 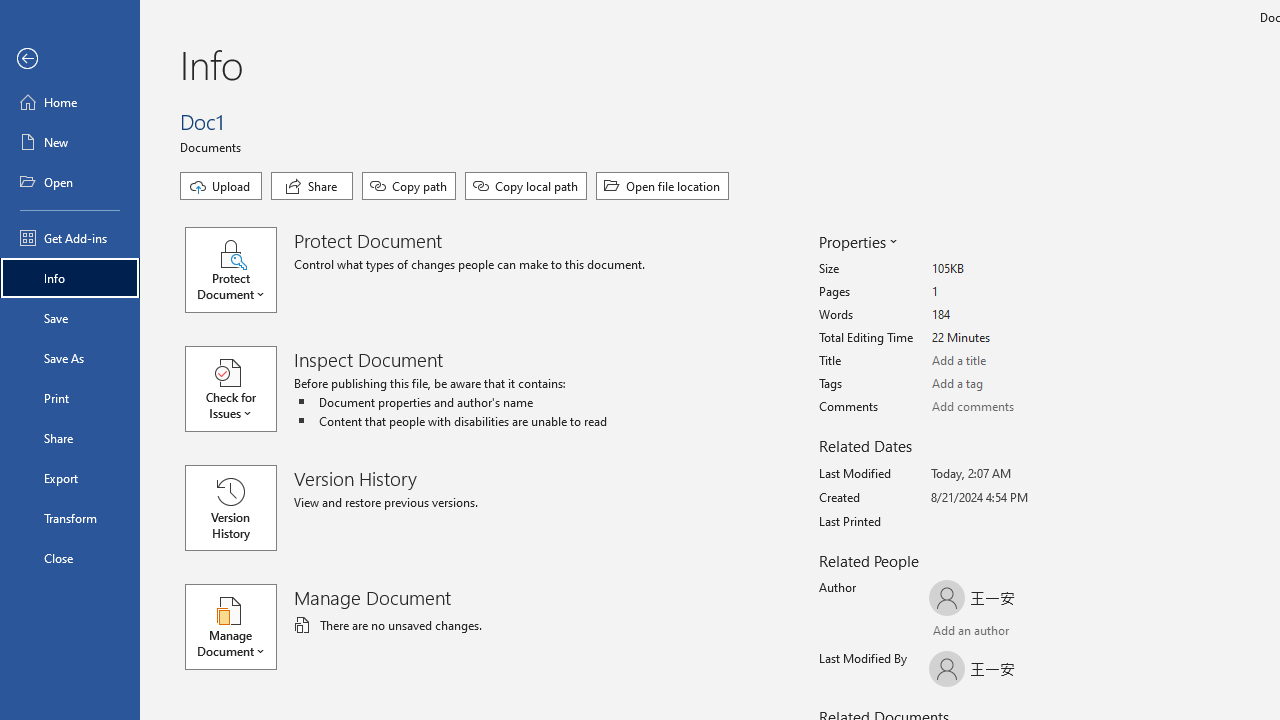 I want to click on 'Back', so click(x=69, y=58).